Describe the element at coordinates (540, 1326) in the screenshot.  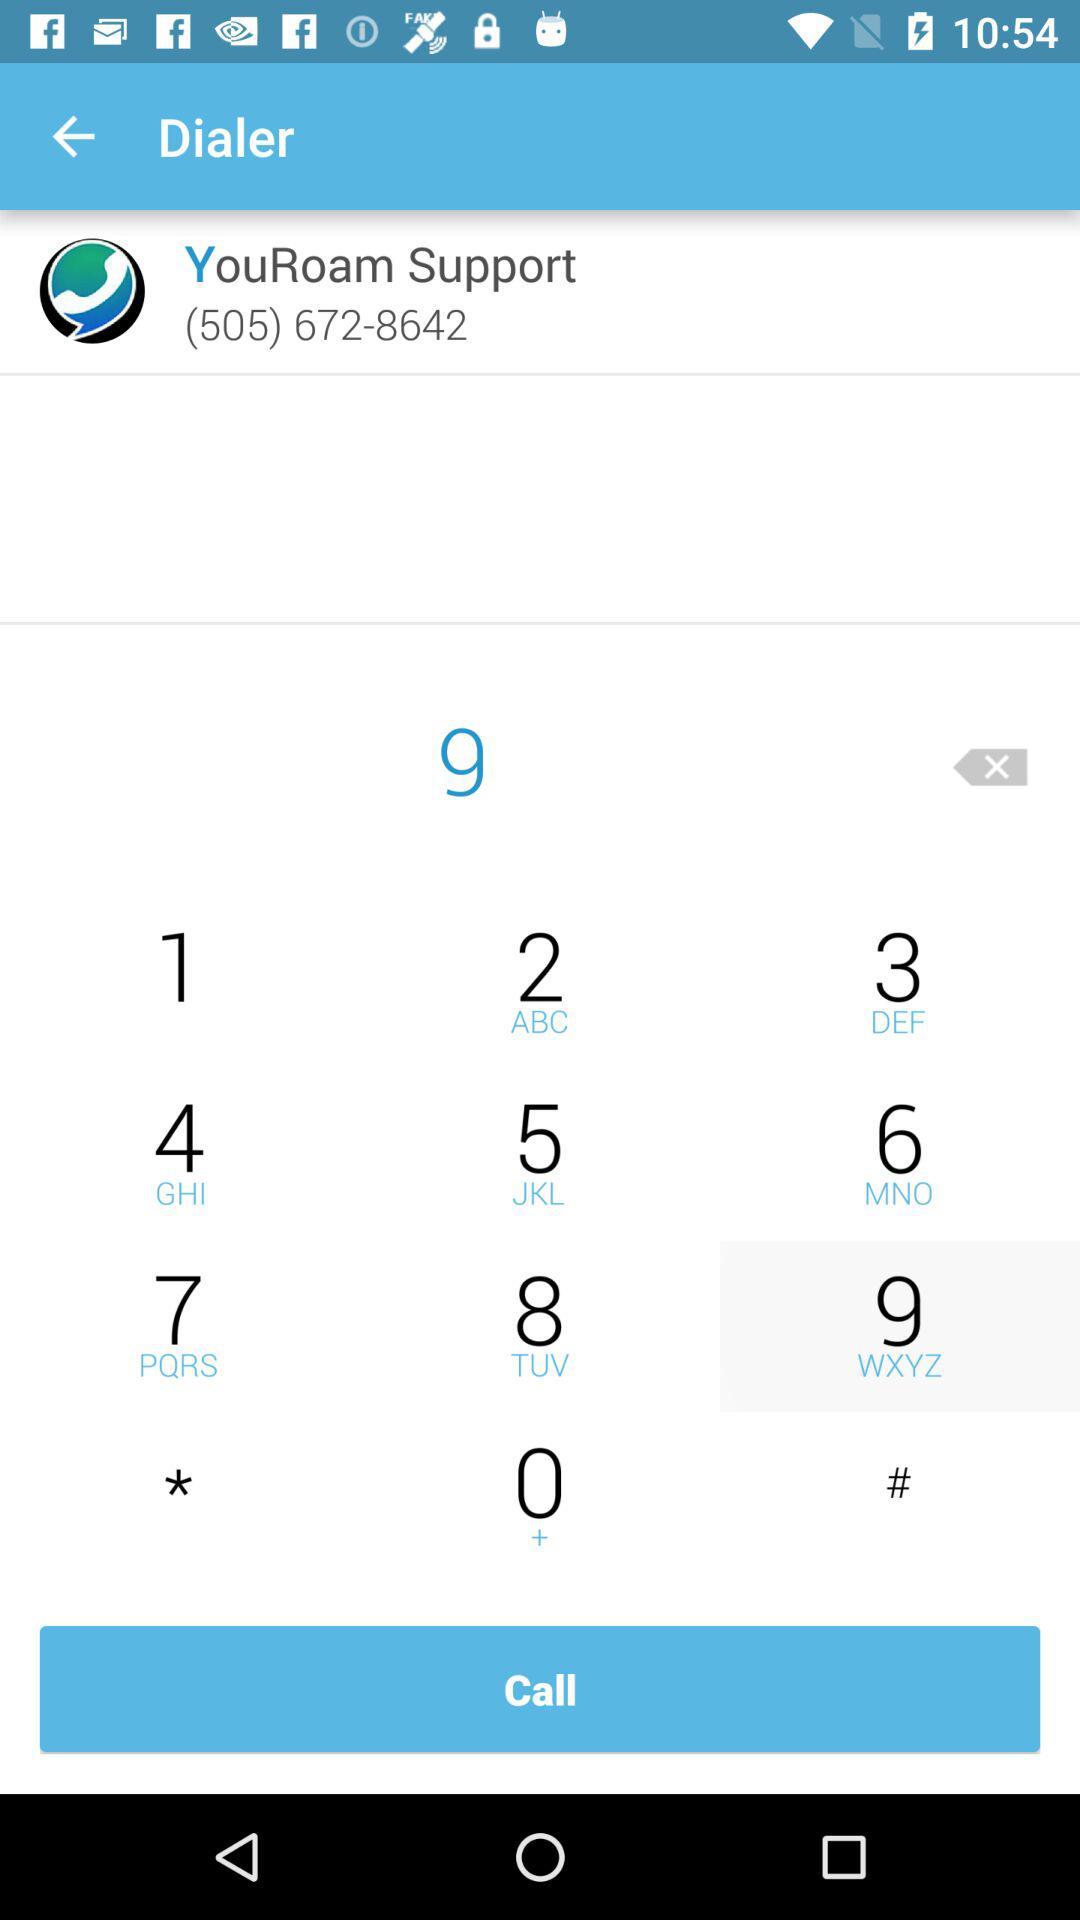
I see `dial number 8` at that location.